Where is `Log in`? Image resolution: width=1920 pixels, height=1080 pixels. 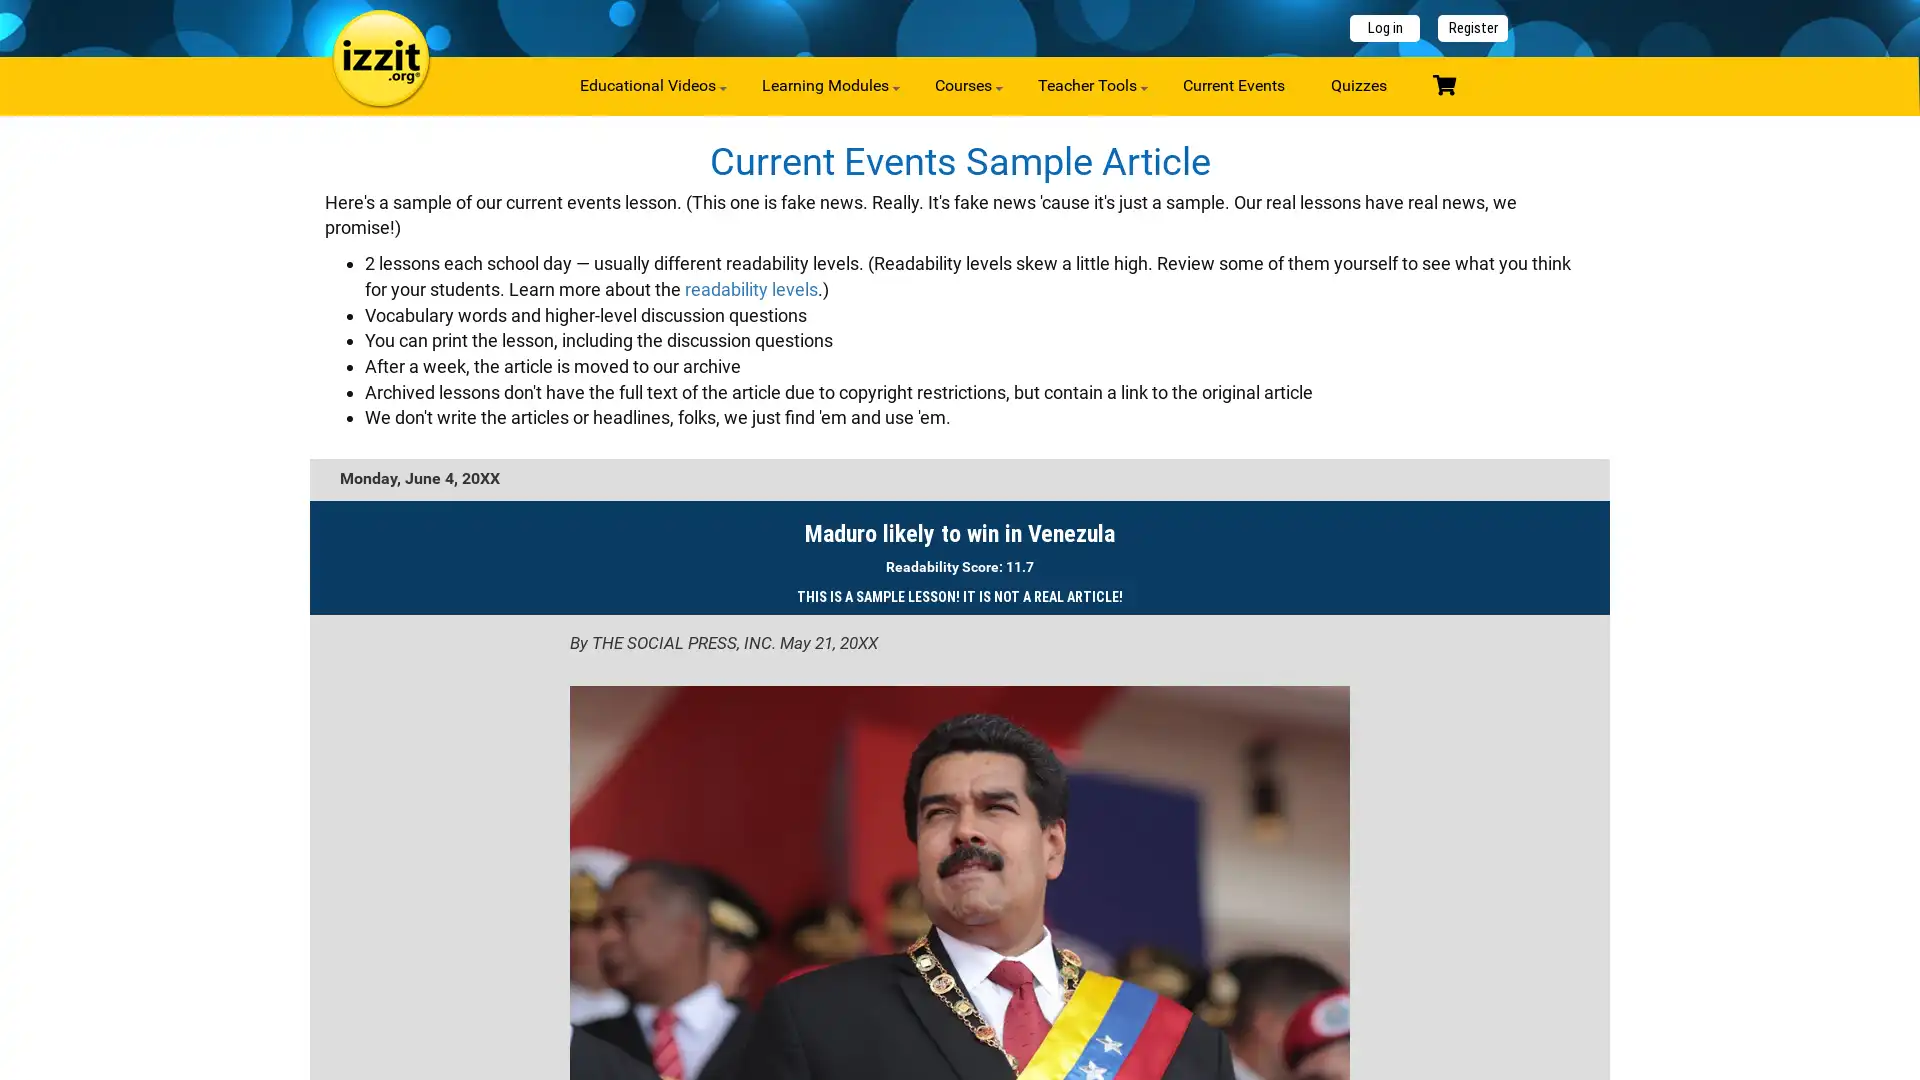 Log in is located at coordinates (1384, 28).